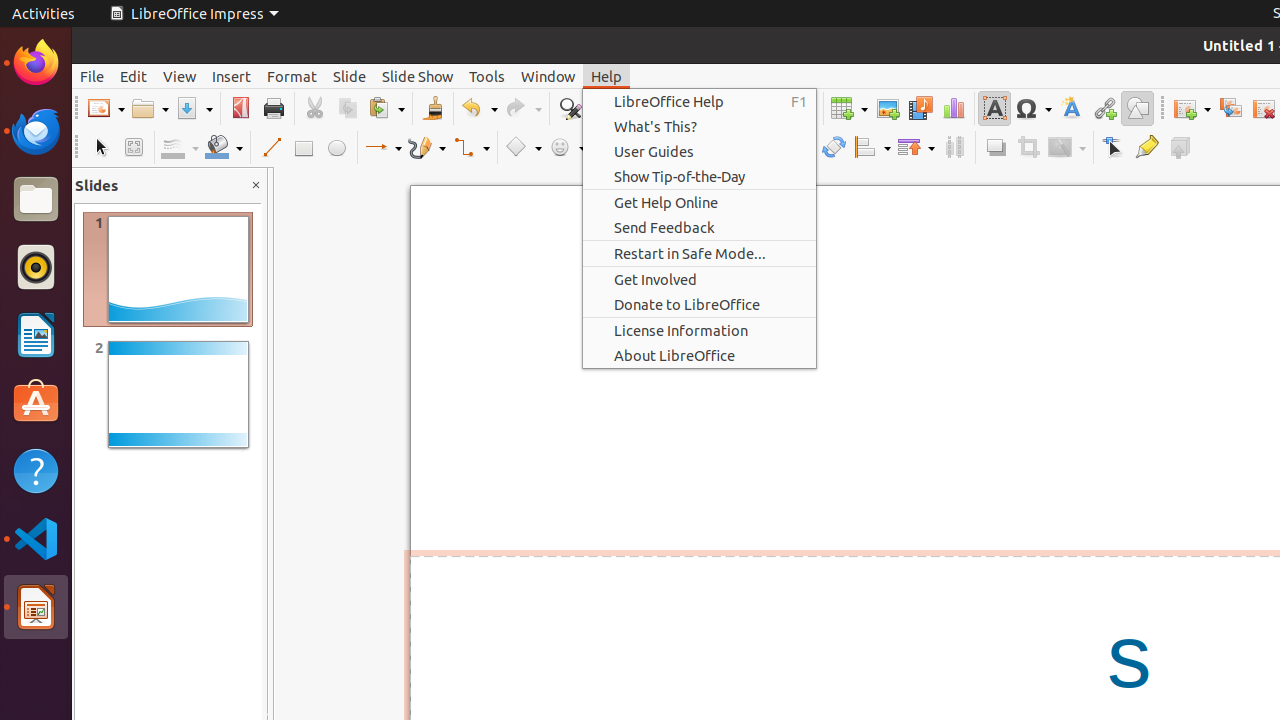 The width and height of the screenshot is (1280, 720). I want to click on 'File', so click(91, 75).